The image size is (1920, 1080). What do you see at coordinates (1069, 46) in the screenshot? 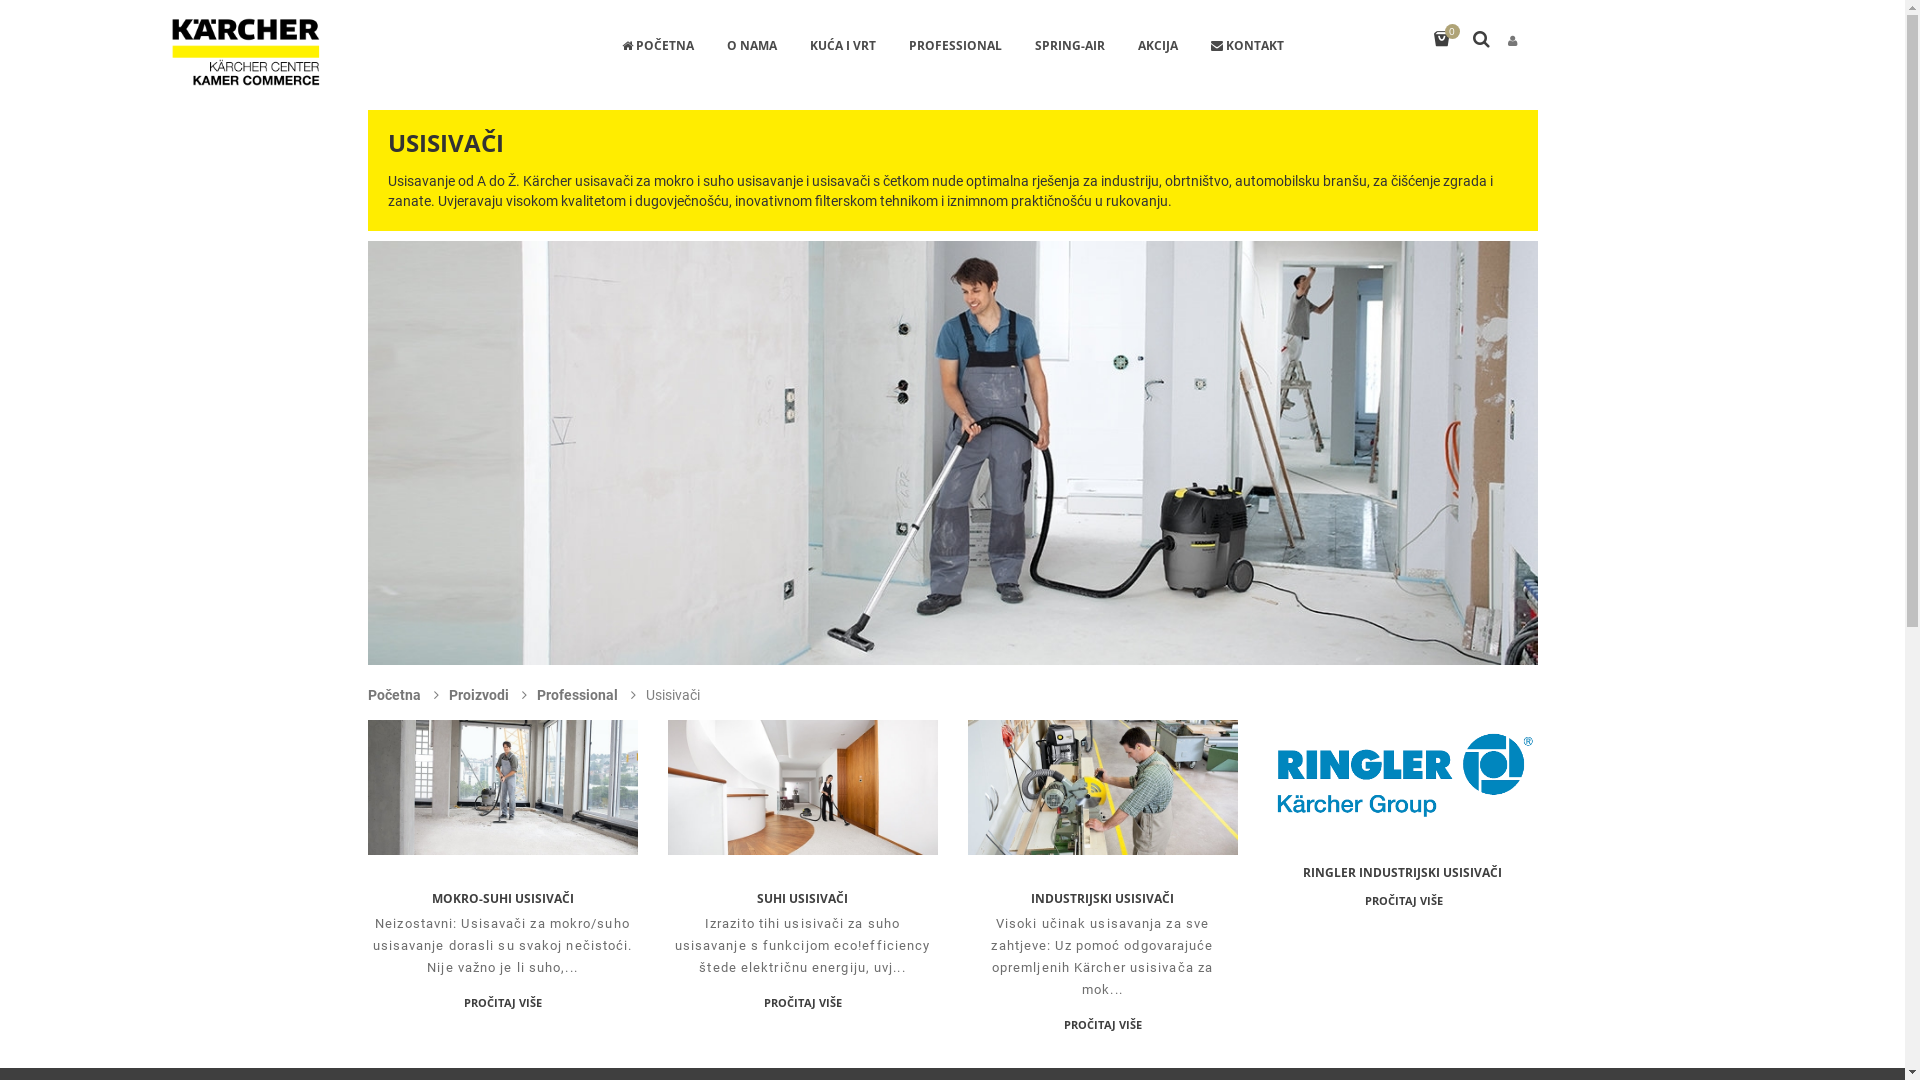
I see `'SPRING-AIR'` at bounding box center [1069, 46].